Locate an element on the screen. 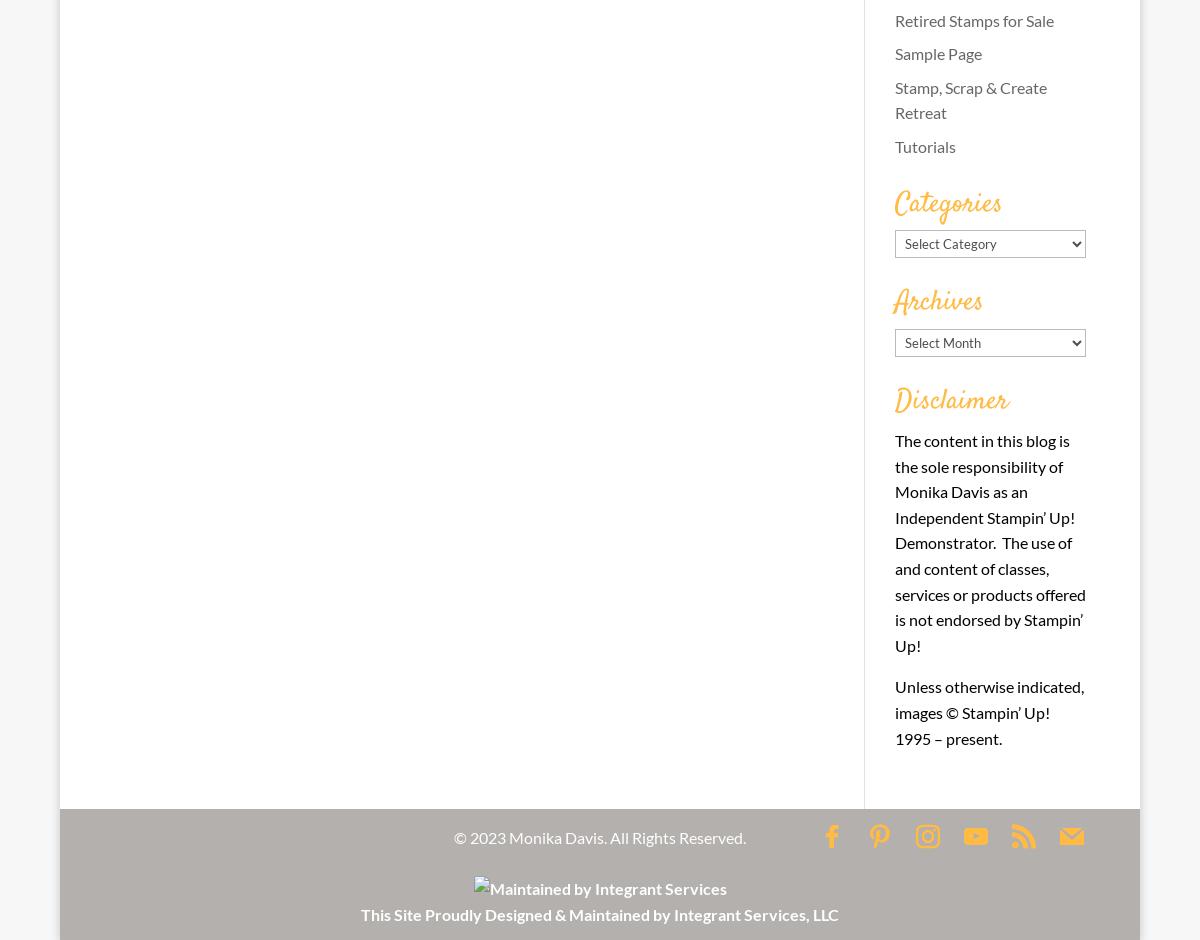 The width and height of the screenshot is (1200, 940). 'Unless otherwise indicated, images © Stampin’ Up! 1995 – present.' is located at coordinates (988, 711).